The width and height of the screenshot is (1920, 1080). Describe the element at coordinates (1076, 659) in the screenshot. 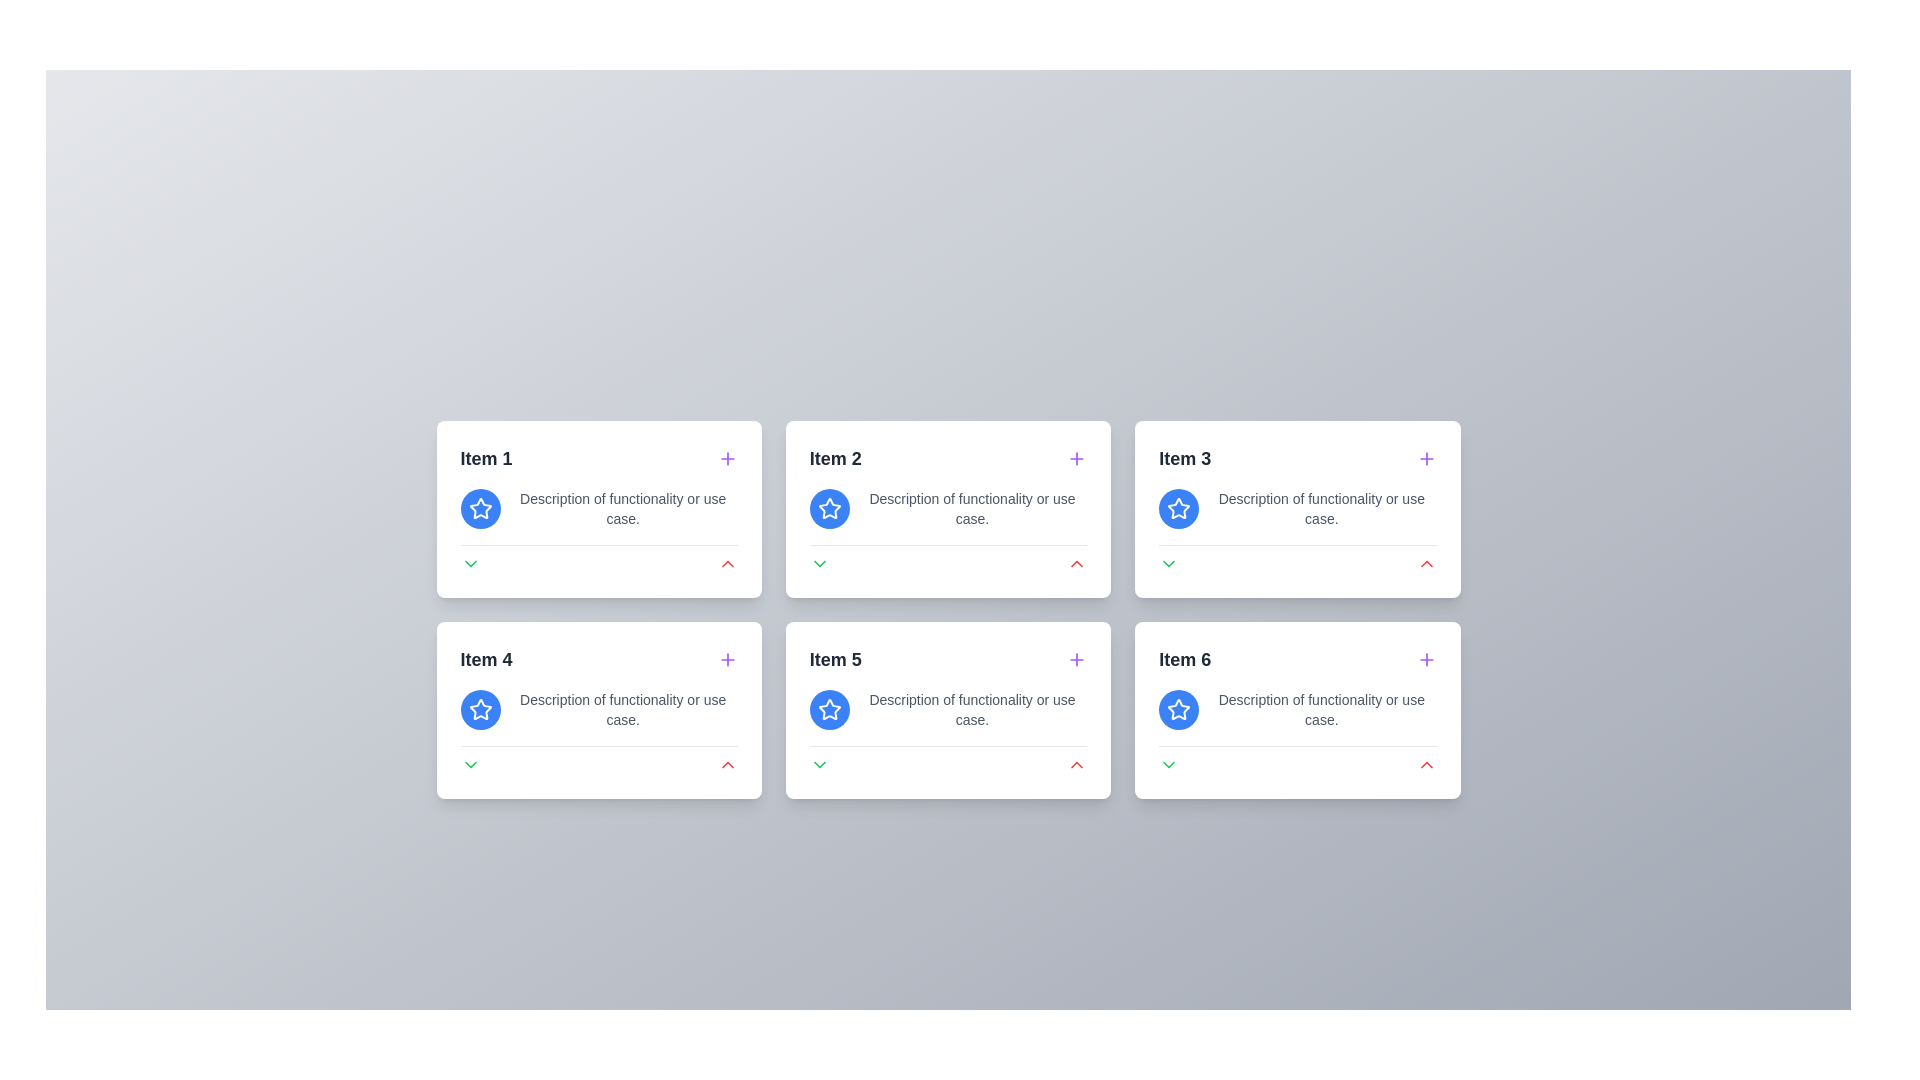

I see `the interactive button` at that location.